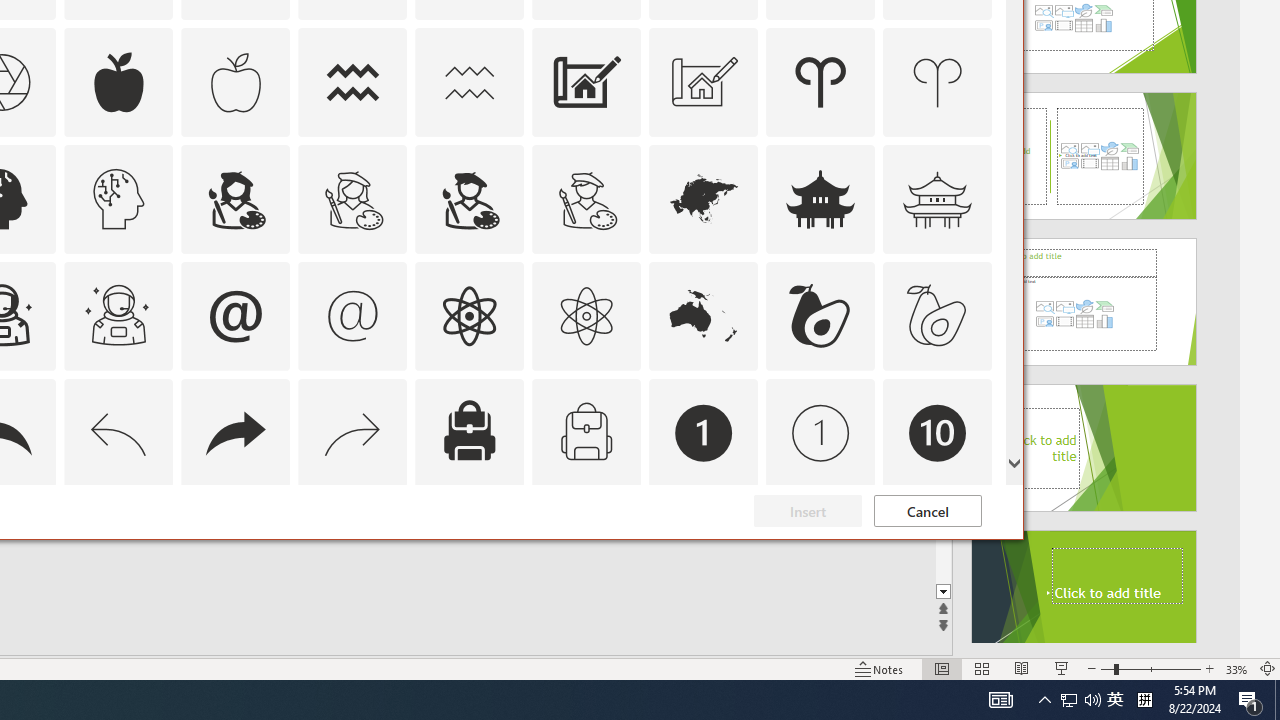 Image resolution: width=1280 pixels, height=720 pixels. I want to click on 'AutomationID: Icons_AsianTemple_M', so click(937, 198).